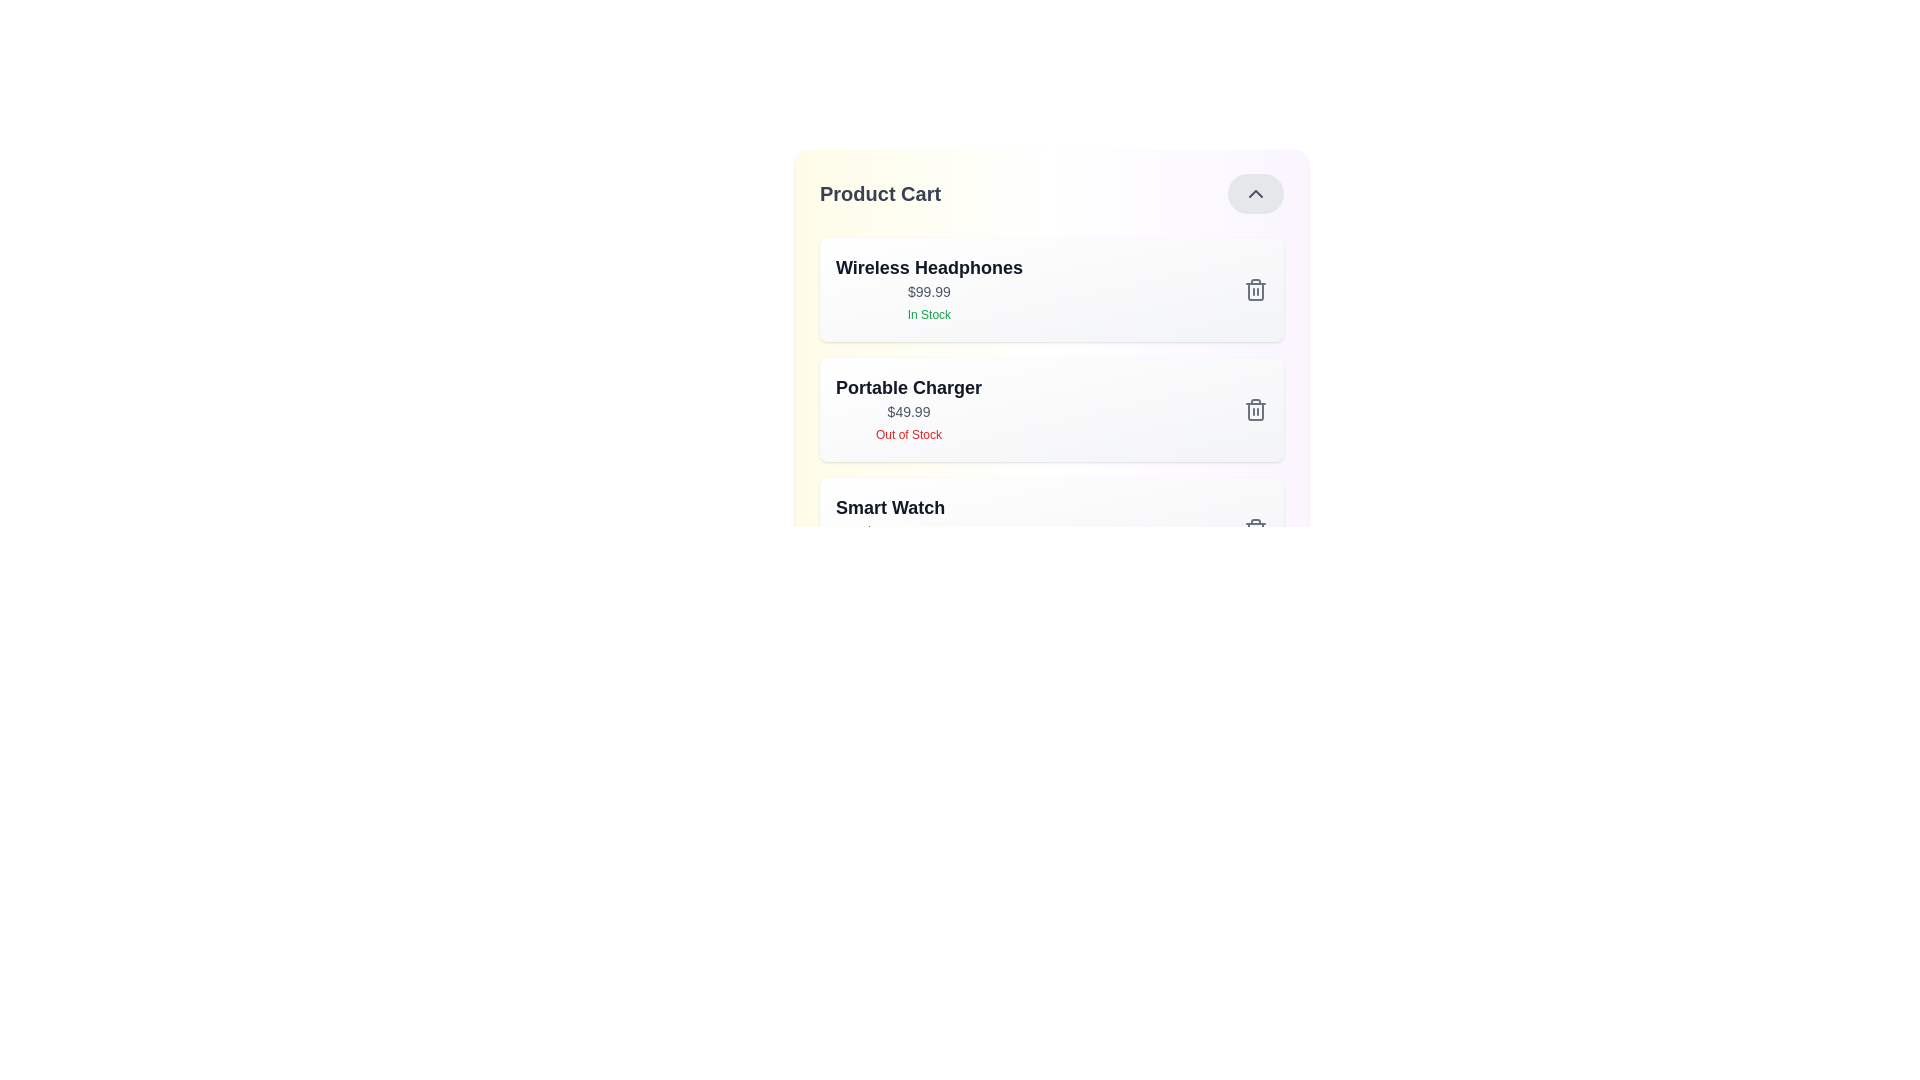  What do you see at coordinates (1255, 193) in the screenshot?
I see `toggle button to change the cart visibility` at bounding box center [1255, 193].